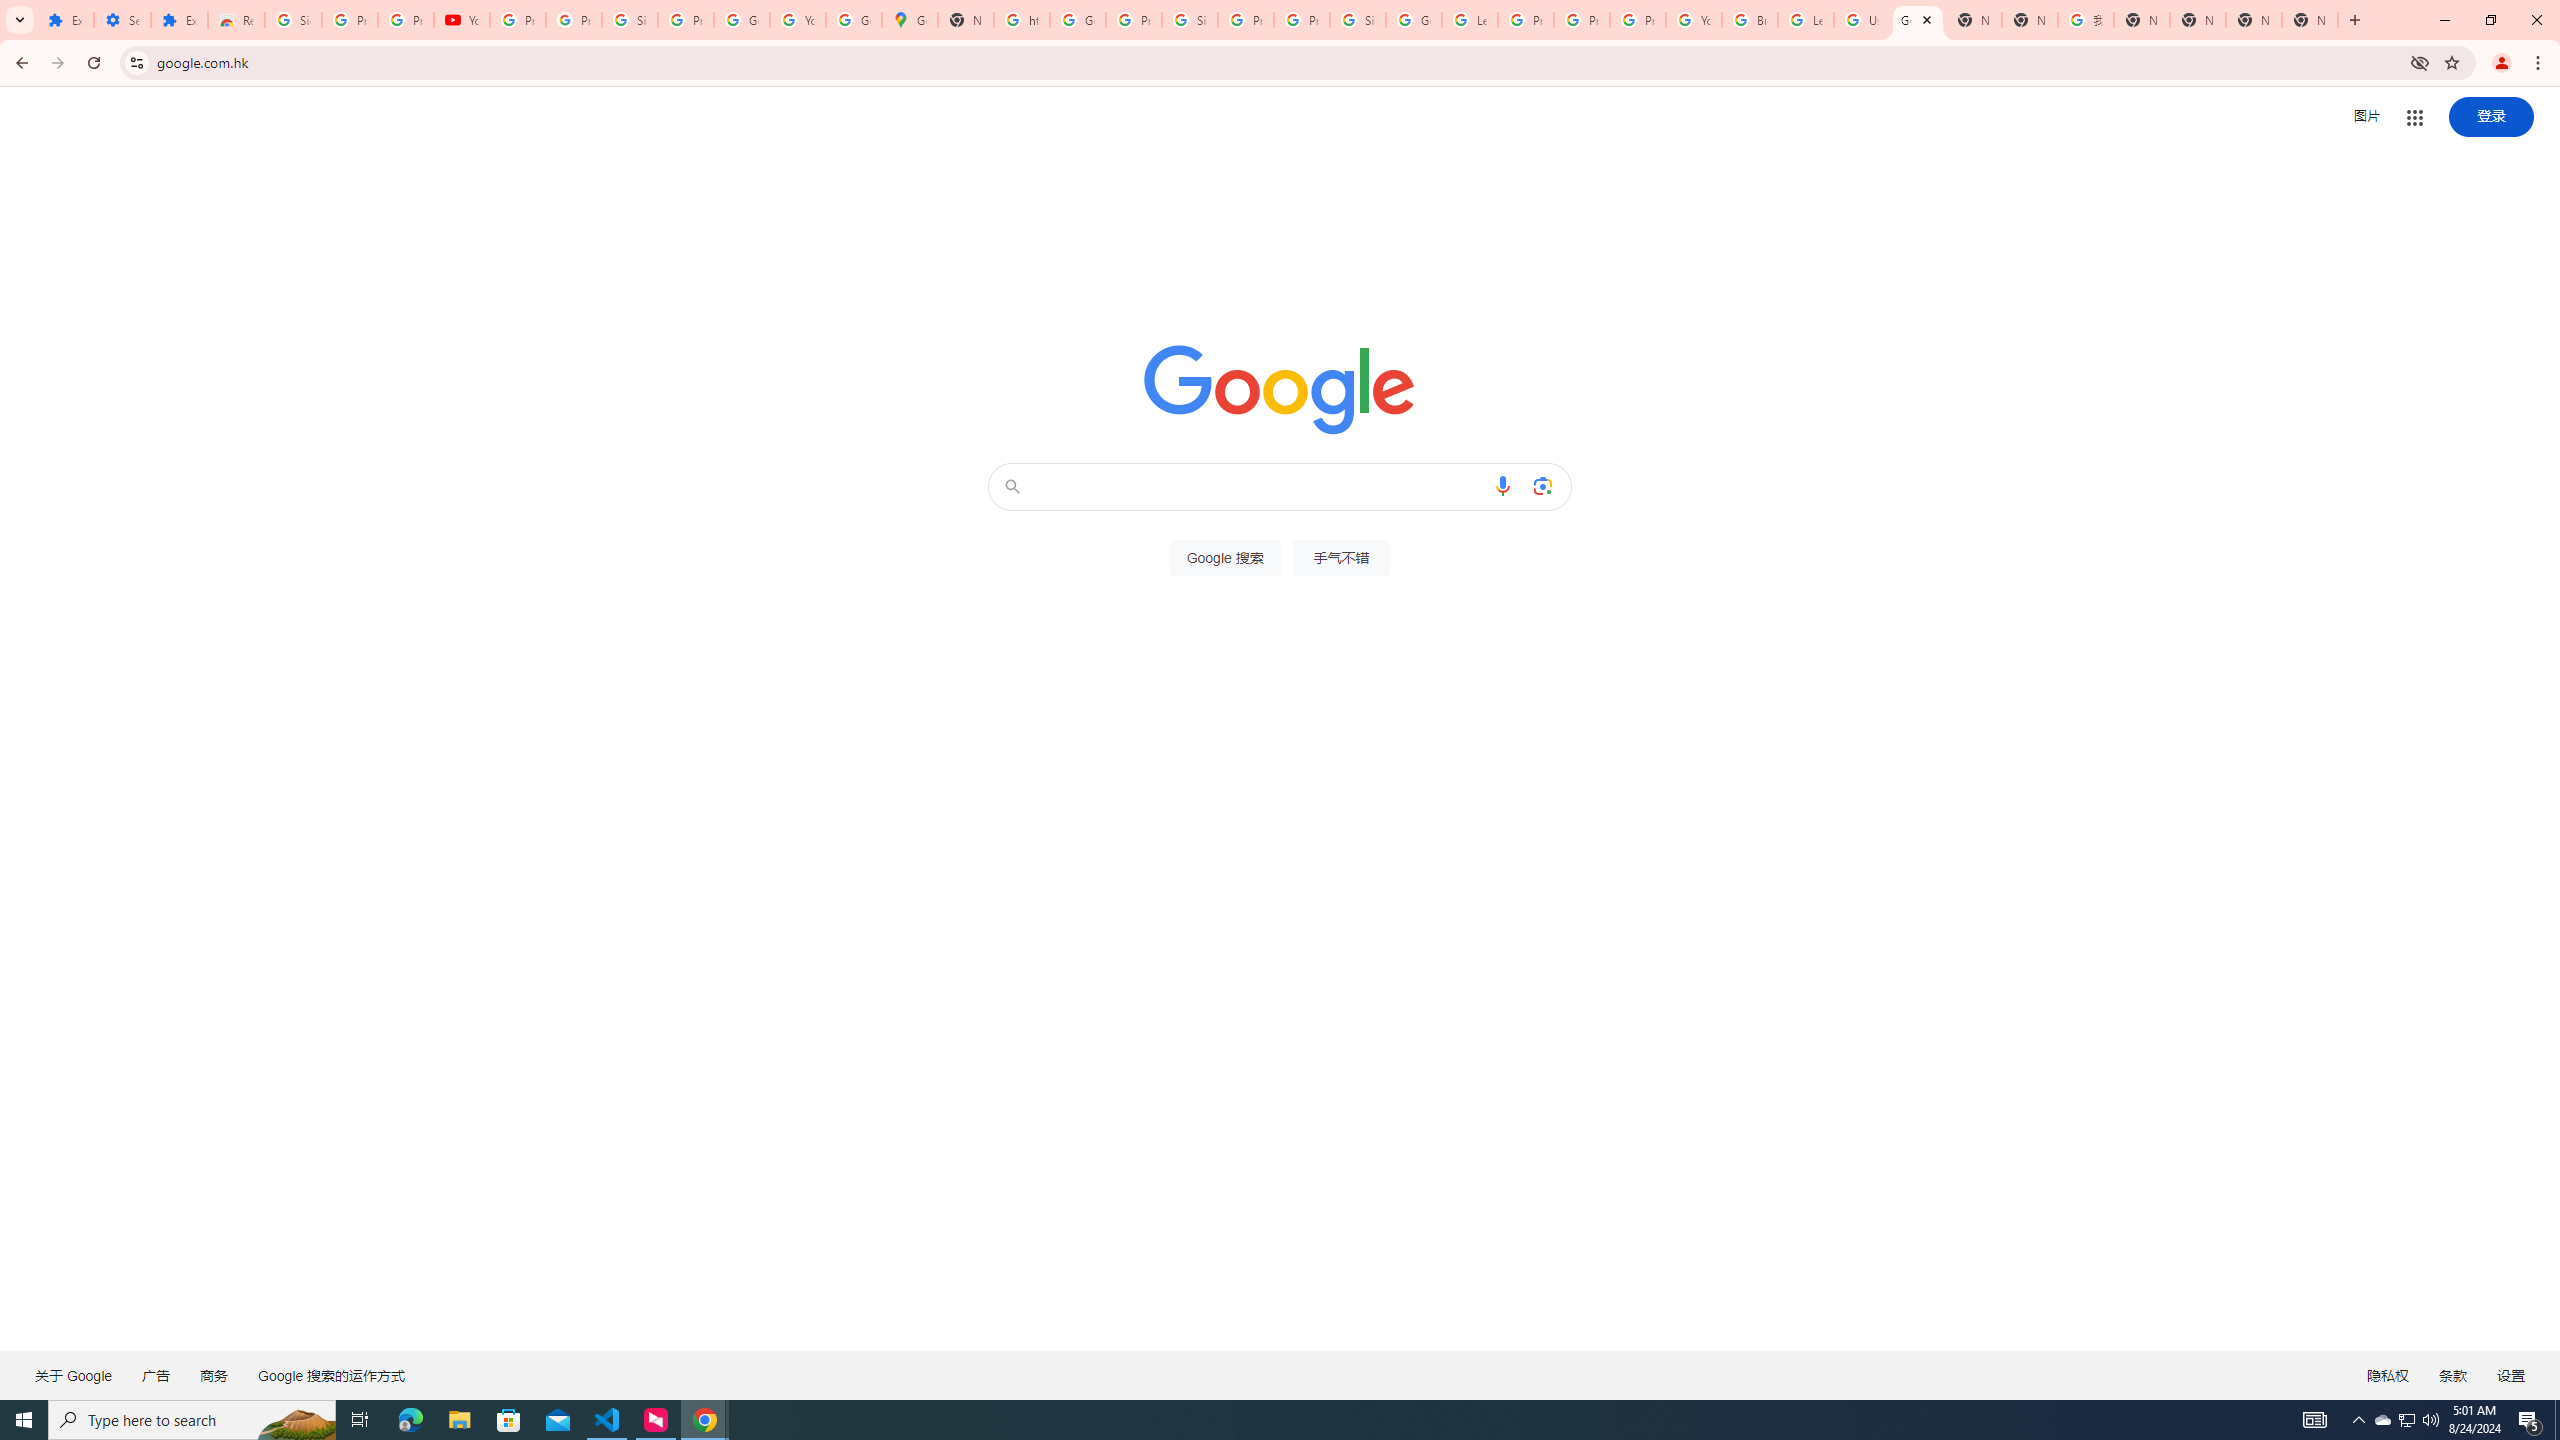 The image size is (2560, 1440). What do you see at coordinates (236, 19) in the screenshot?
I see `'Reviews: Helix Fruit Jump Arcade Game'` at bounding box center [236, 19].